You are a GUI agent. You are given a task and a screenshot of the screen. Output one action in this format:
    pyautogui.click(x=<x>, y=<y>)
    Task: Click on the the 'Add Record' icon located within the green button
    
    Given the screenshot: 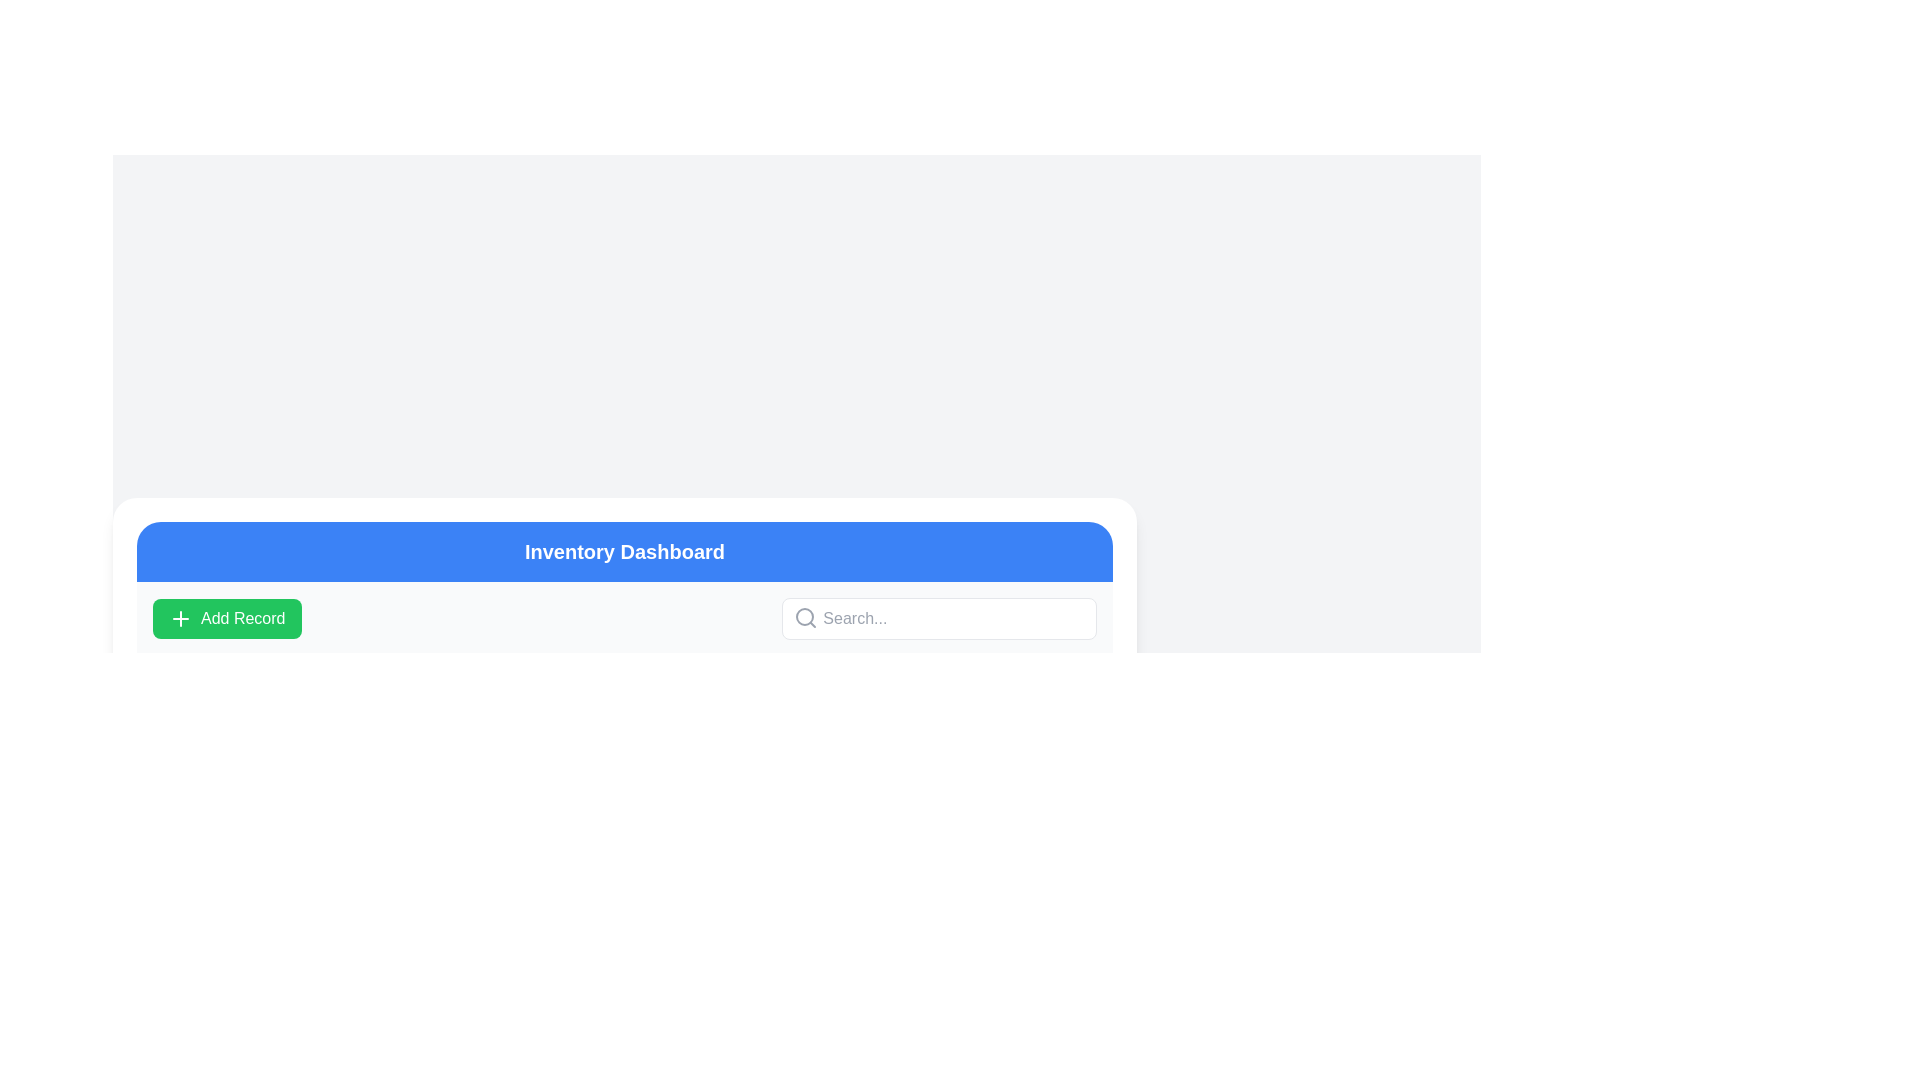 What is the action you would take?
    pyautogui.click(x=181, y=617)
    